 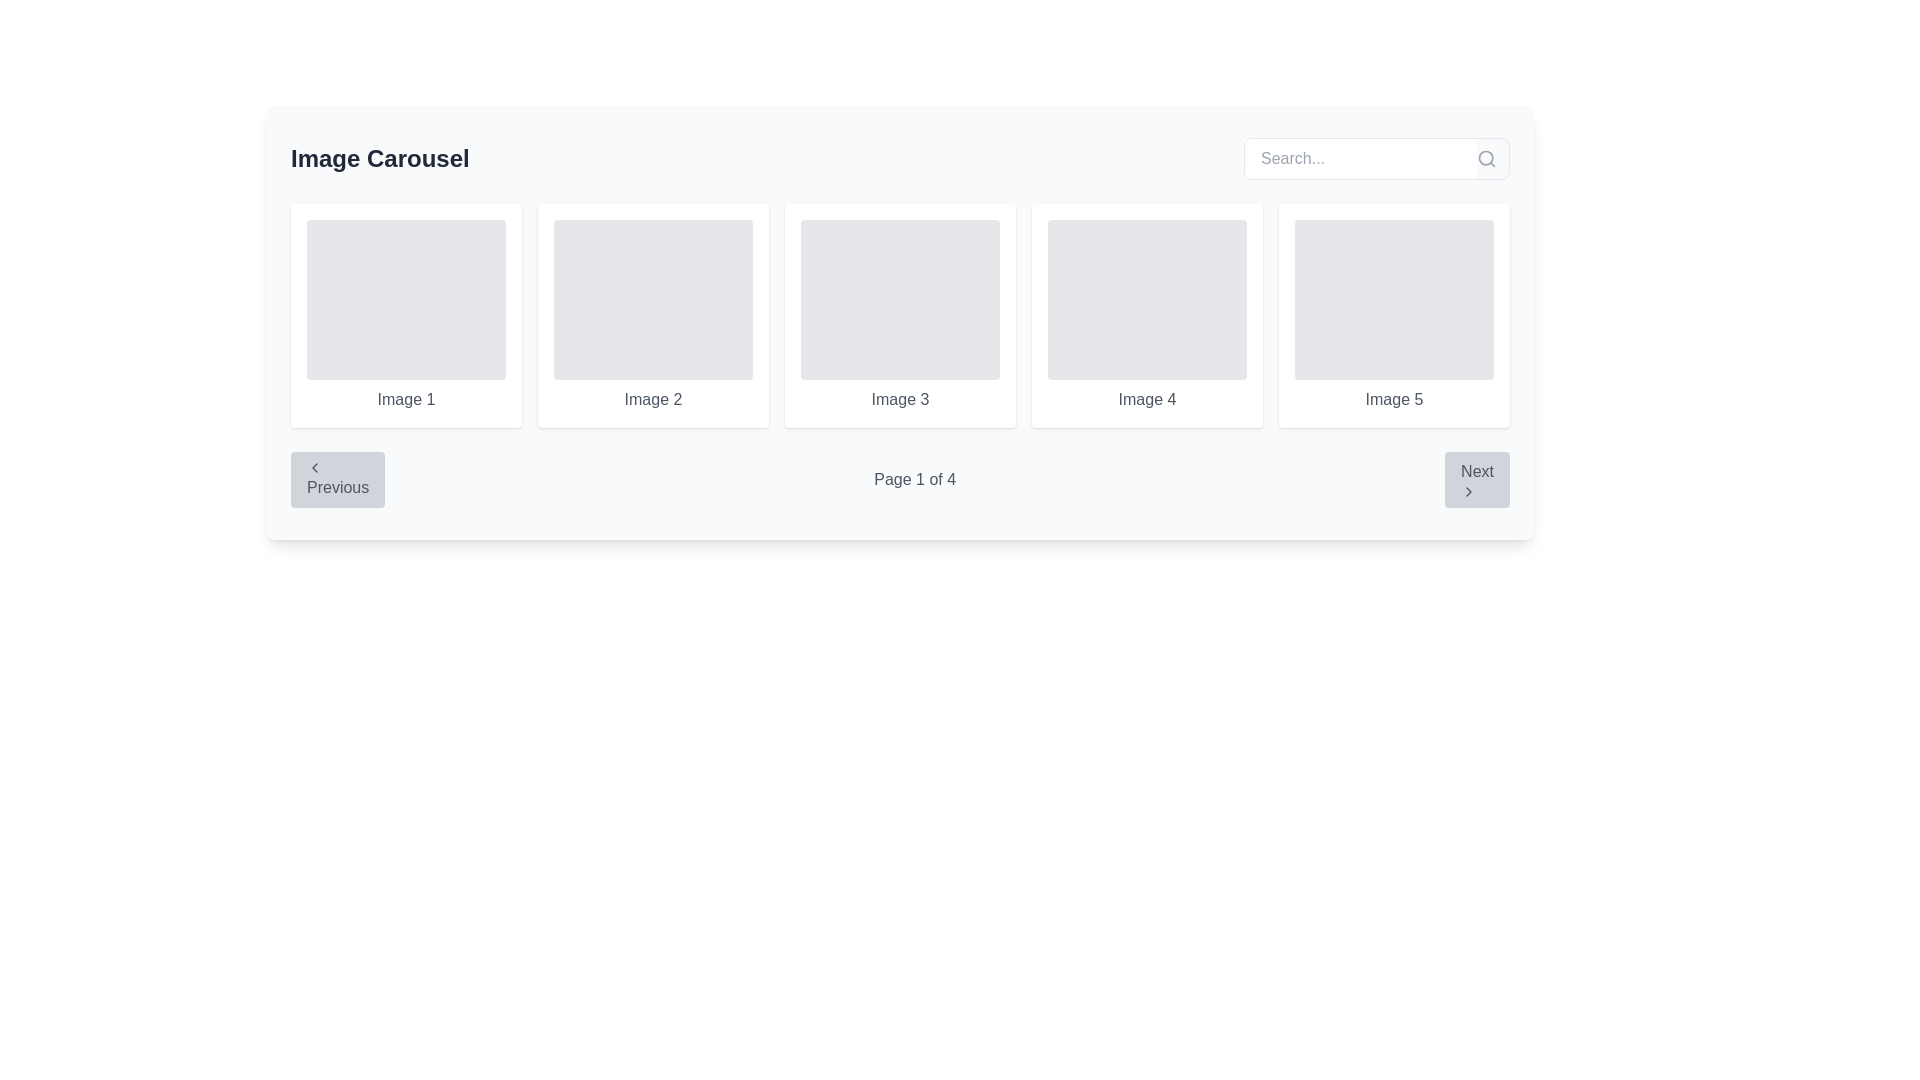 What do you see at coordinates (1147, 315) in the screenshot?
I see `the Placeholder card labeled 'Image 4' in the fourth column of the grid` at bounding box center [1147, 315].